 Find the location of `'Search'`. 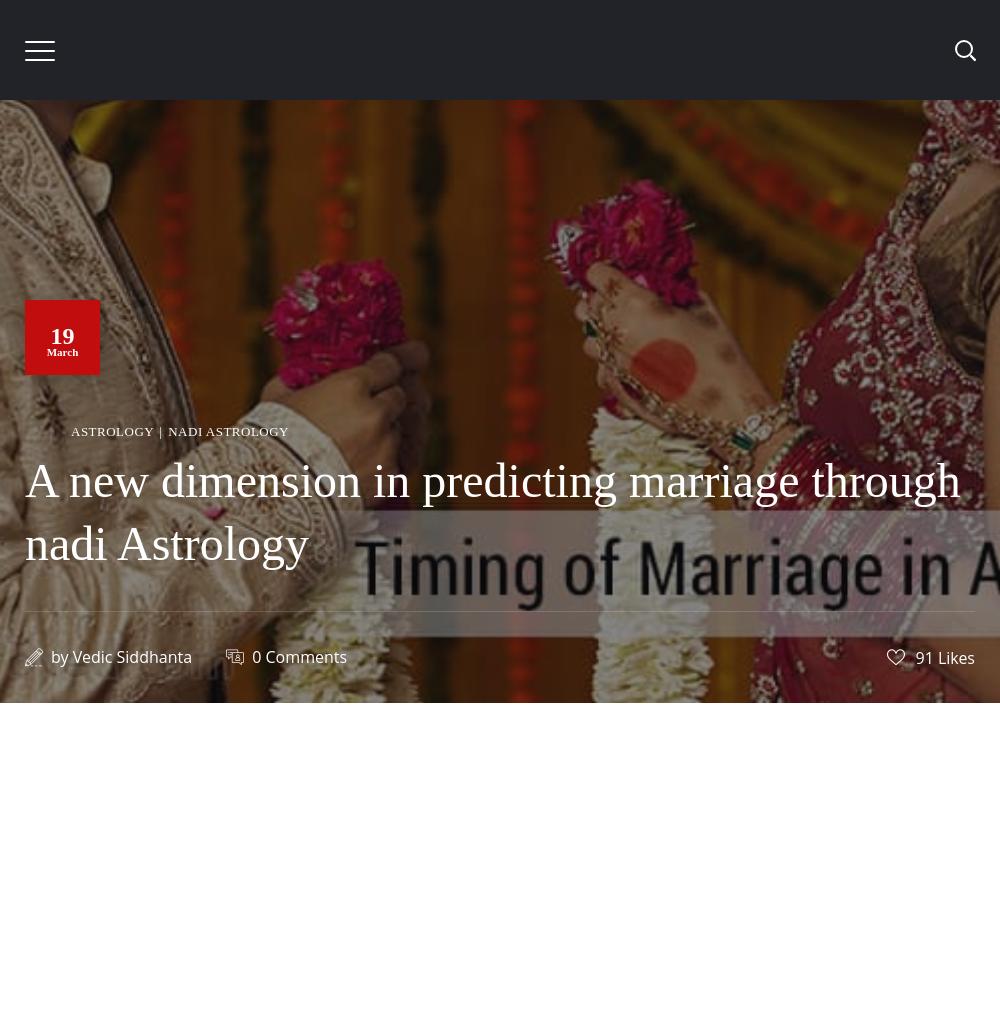

'Search' is located at coordinates (319, 434).